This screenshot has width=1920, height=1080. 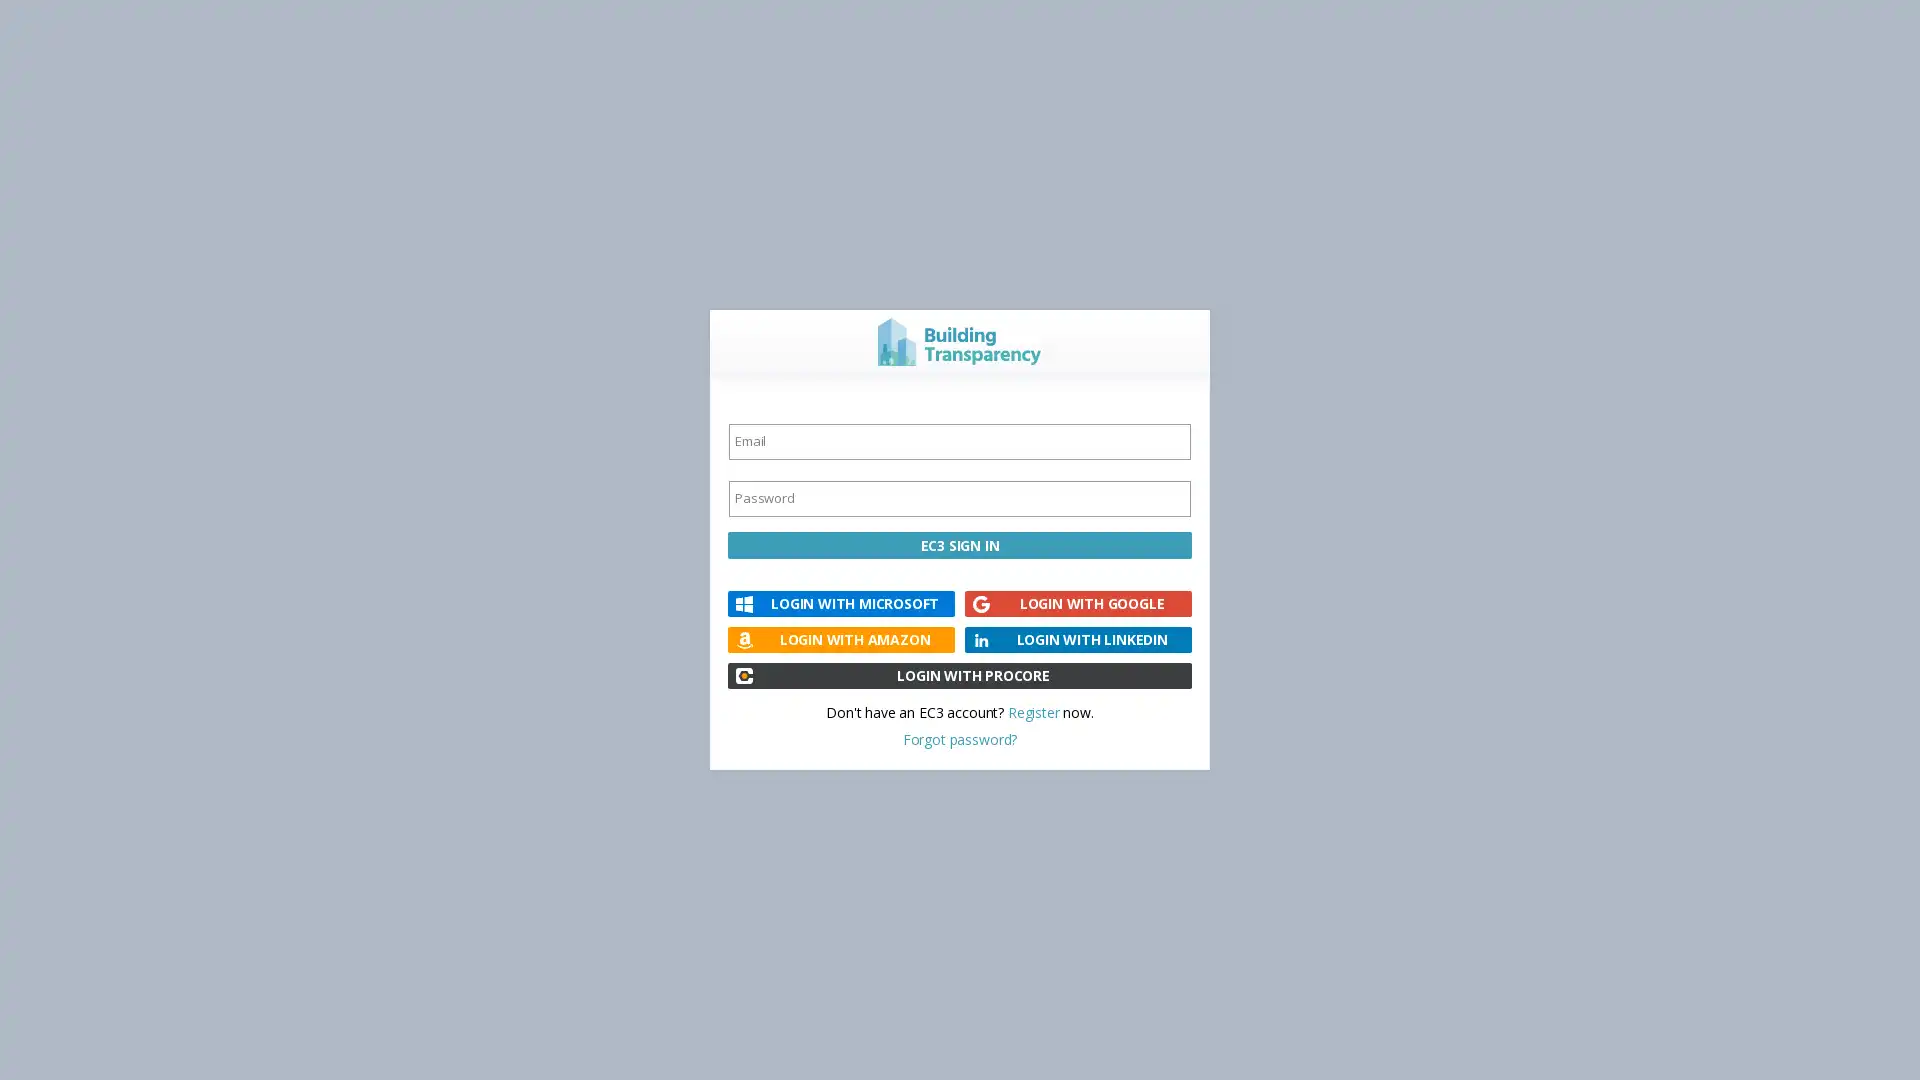 What do you see at coordinates (1077, 597) in the screenshot?
I see `LOGIN WITH GOOGLE` at bounding box center [1077, 597].